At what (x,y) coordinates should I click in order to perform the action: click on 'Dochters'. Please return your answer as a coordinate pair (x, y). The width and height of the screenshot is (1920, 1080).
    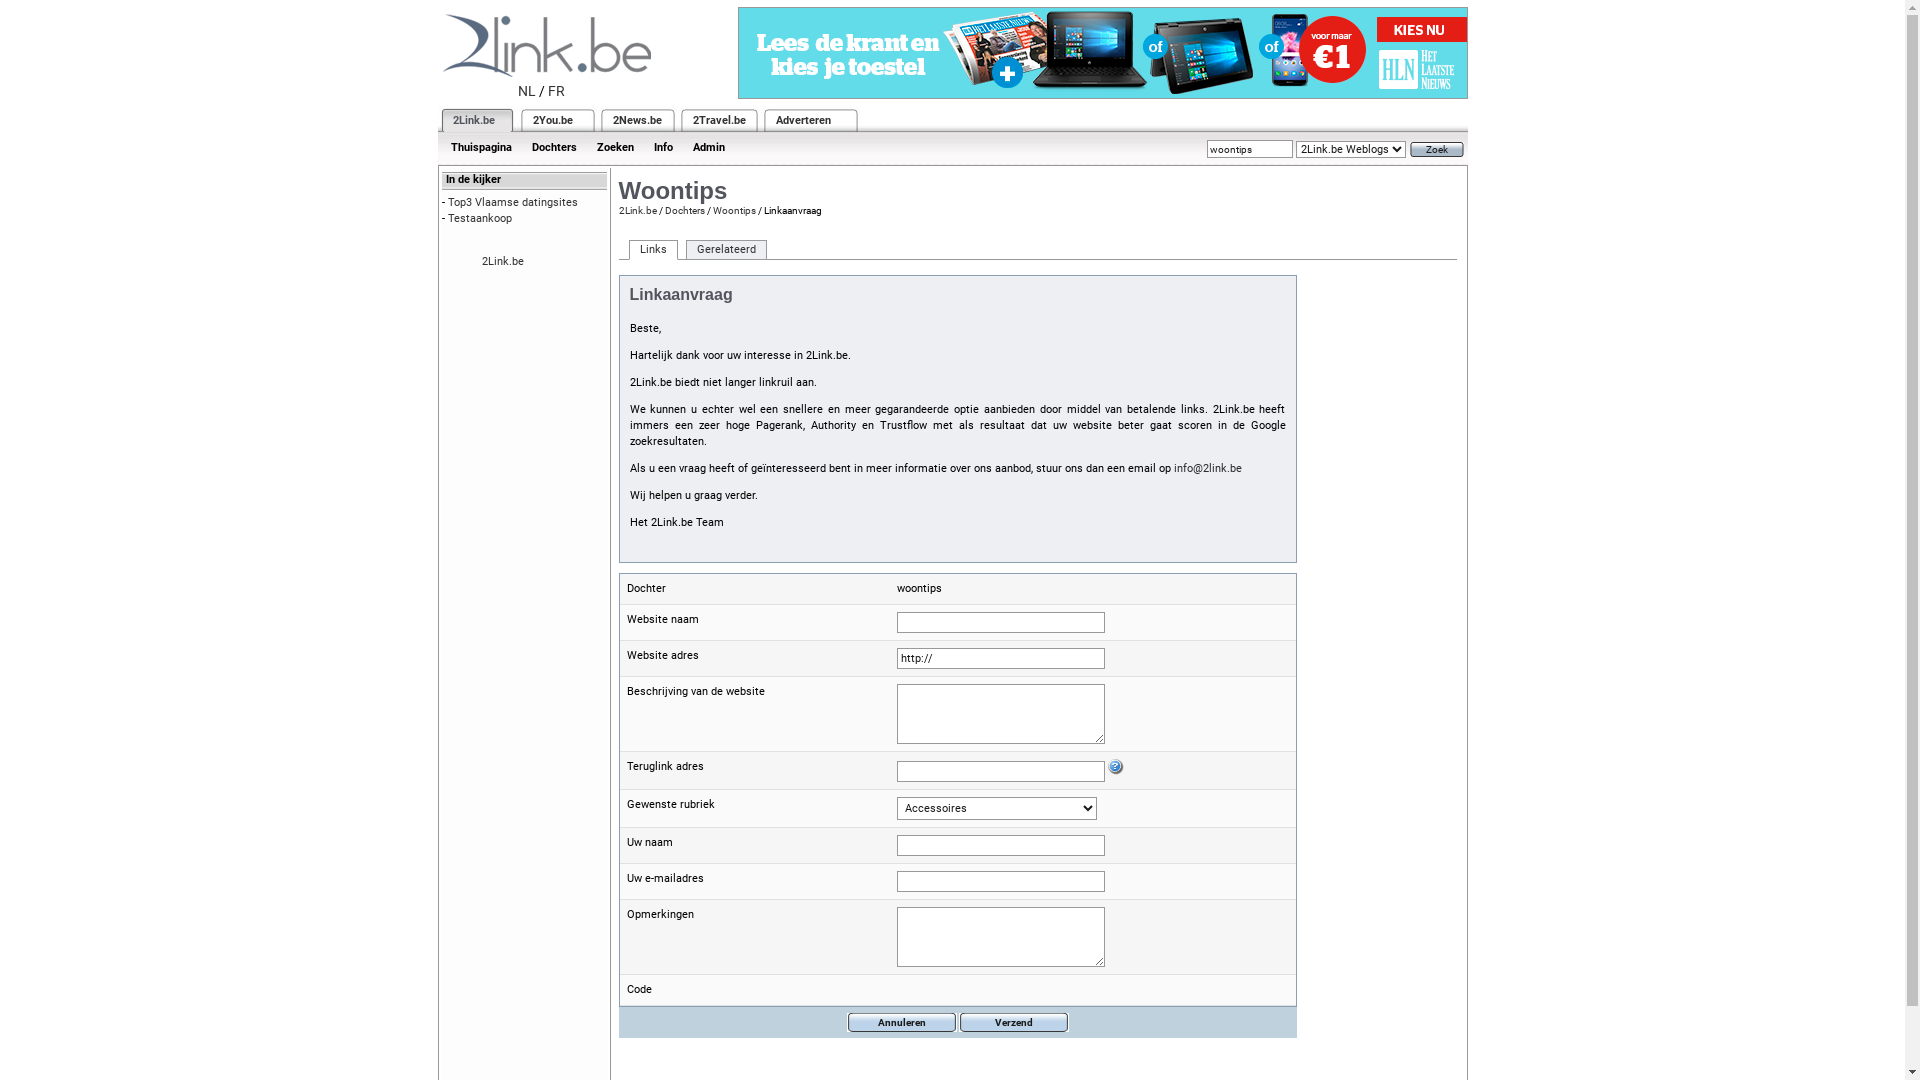
    Looking at the image, I should click on (683, 210).